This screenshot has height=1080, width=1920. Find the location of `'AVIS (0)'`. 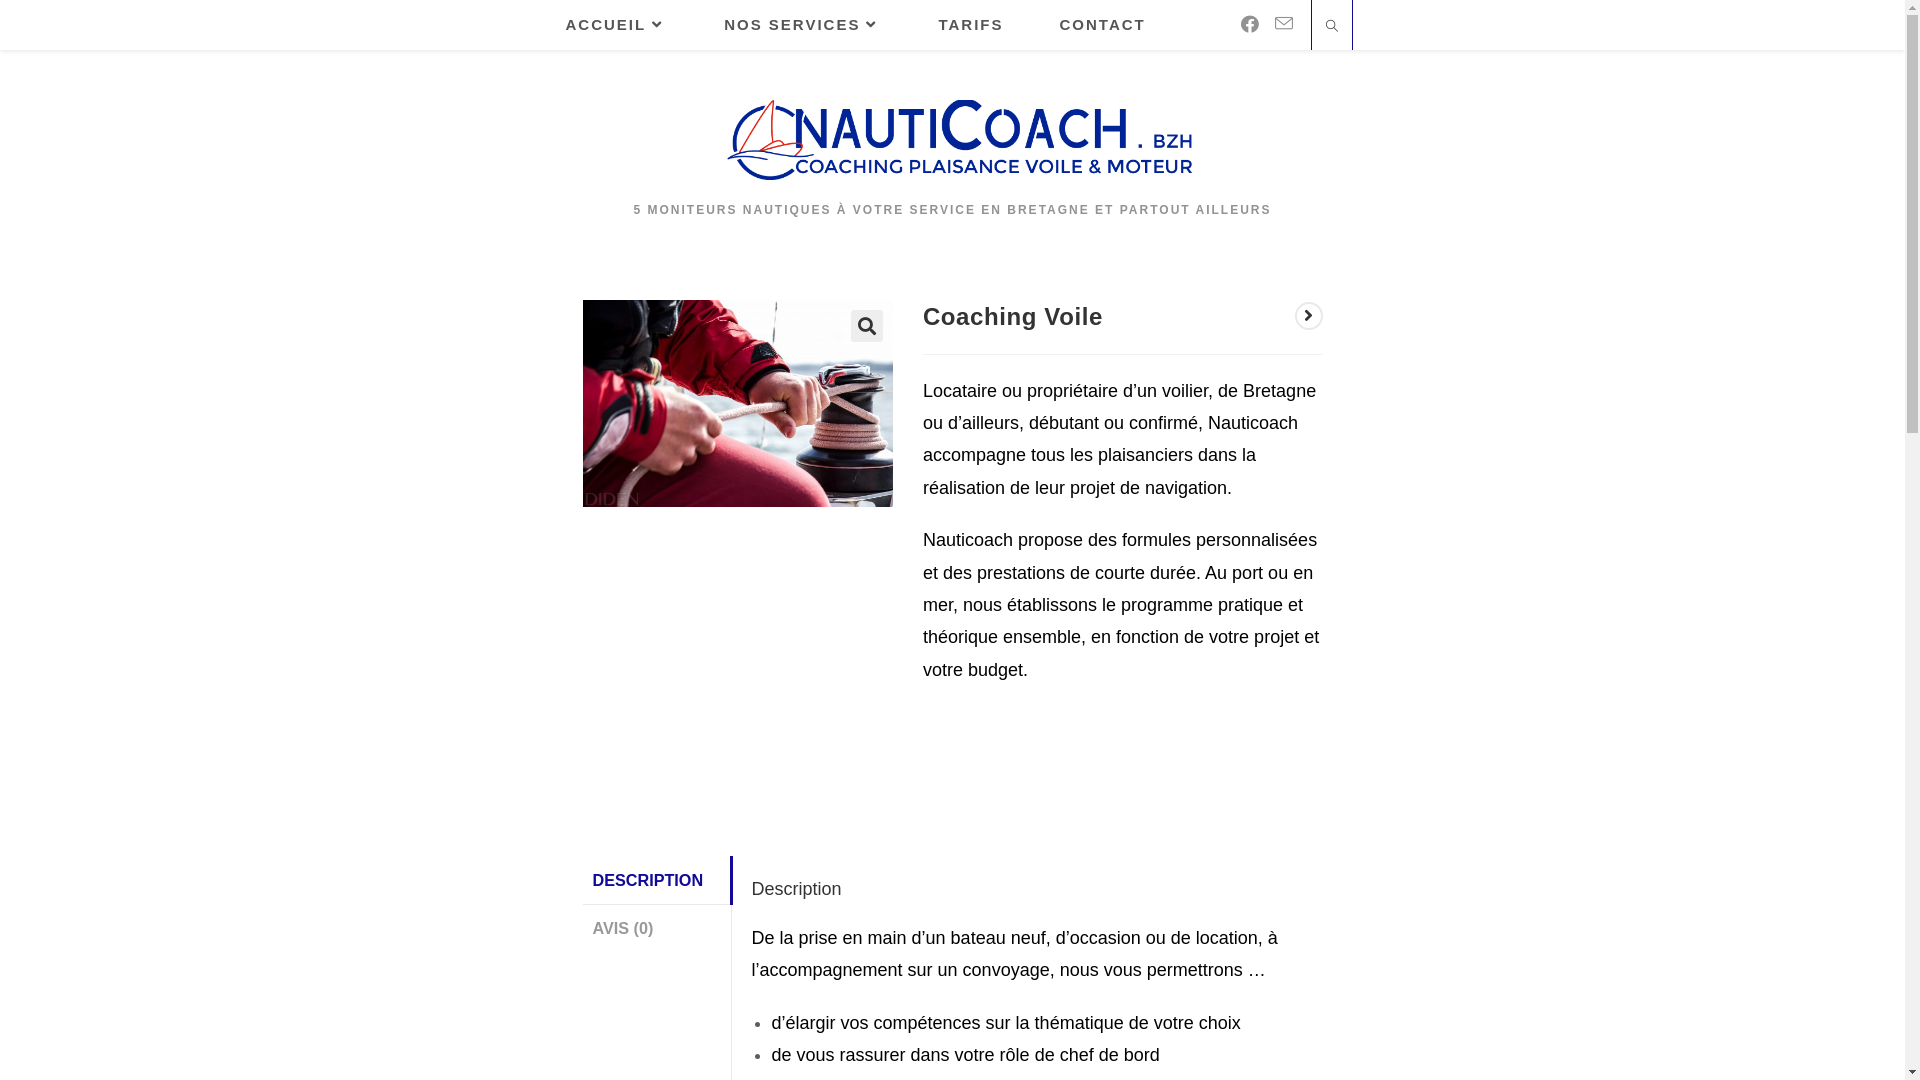

'AVIS (0)' is located at coordinates (656, 928).